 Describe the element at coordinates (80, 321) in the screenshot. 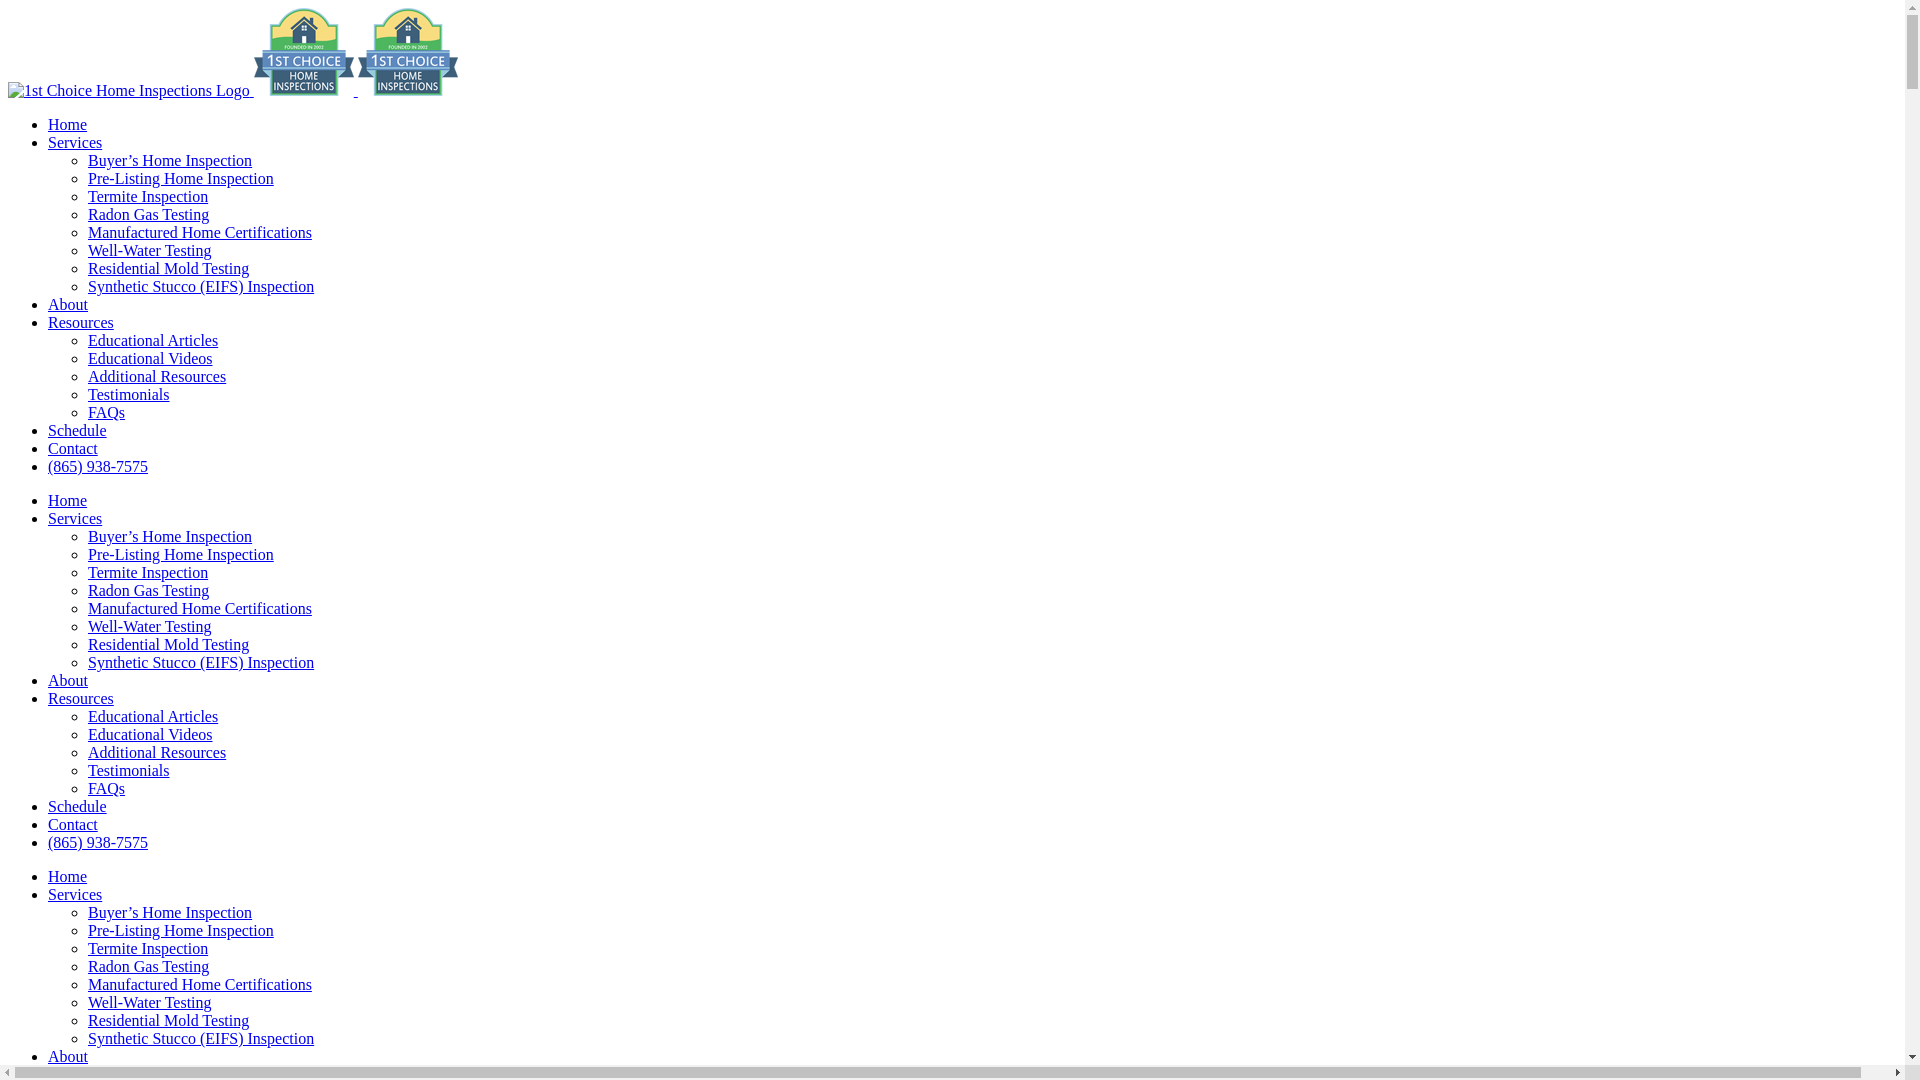

I see `'Resources'` at that location.